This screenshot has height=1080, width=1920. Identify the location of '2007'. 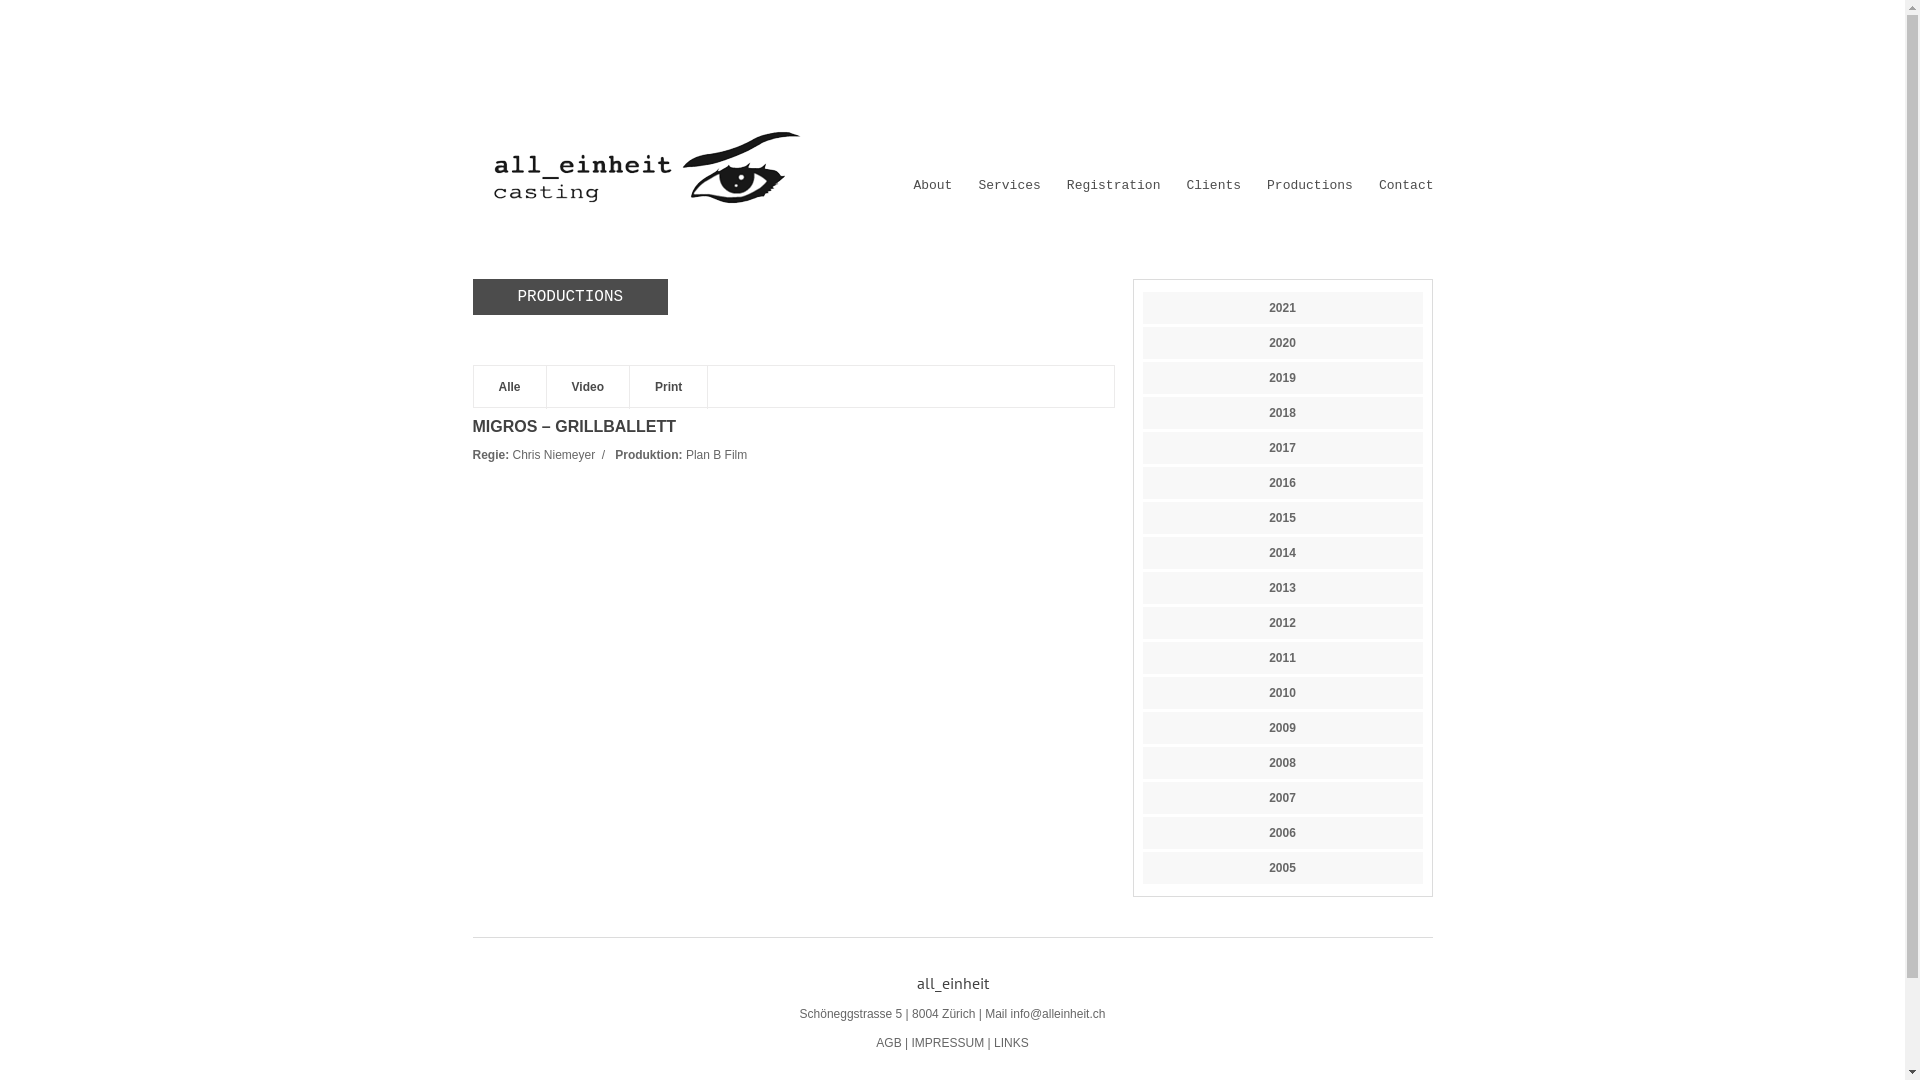
(1267, 797).